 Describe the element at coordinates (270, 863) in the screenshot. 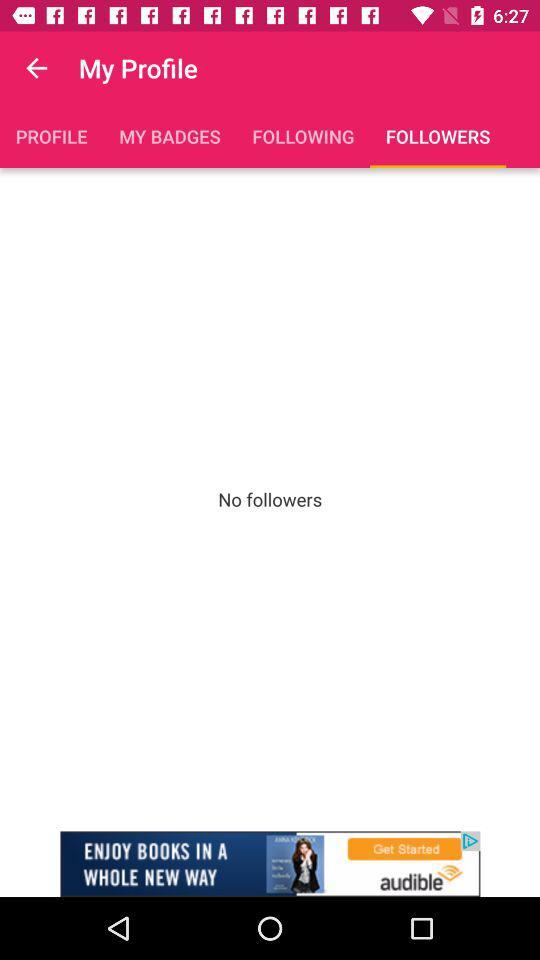

I see `advertisement link banner` at that location.